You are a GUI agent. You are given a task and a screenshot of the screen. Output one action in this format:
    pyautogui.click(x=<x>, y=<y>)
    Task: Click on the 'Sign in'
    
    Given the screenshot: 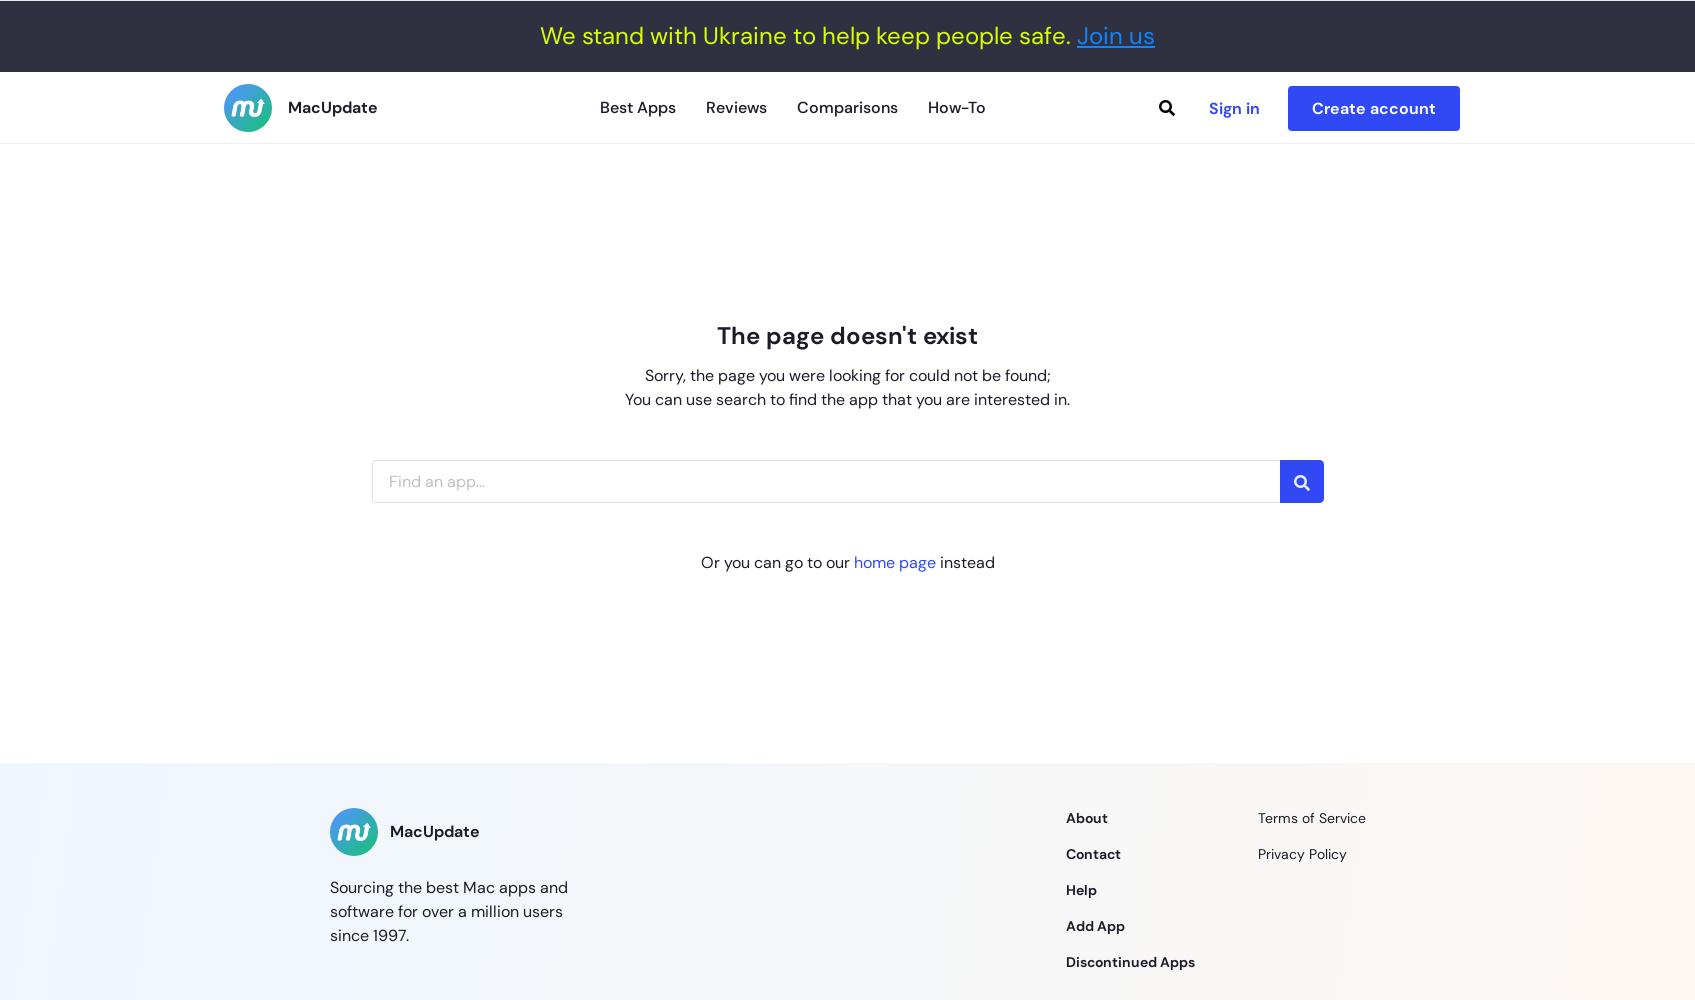 What is the action you would take?
    pyautogui.click(x=1208, y=106)
    